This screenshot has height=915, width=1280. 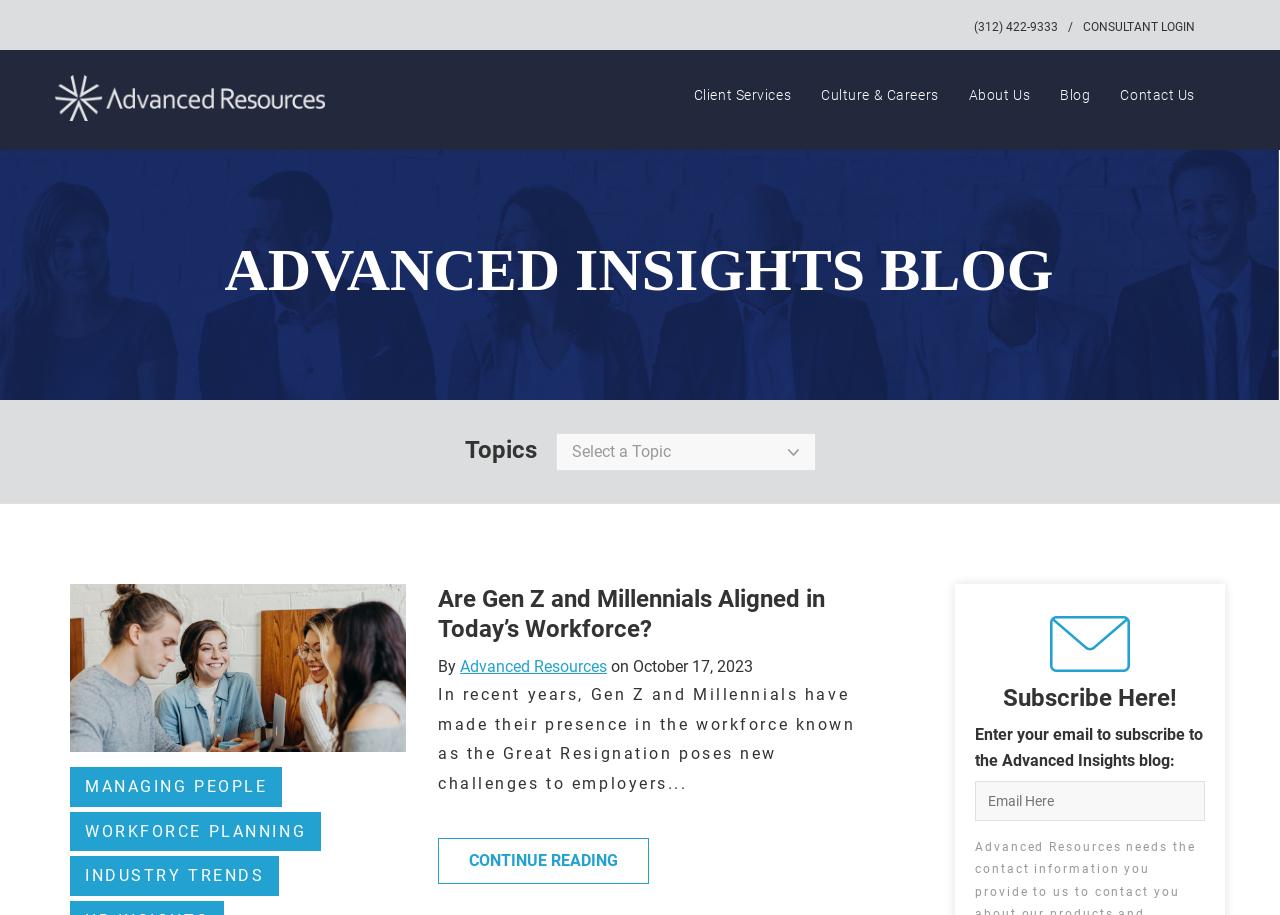 What do you see at coordinates (973, 747) in the screenshot?
I see `'Enter your email to subscribe to the Advanced Insights blog:'` at bounding box center [973, 747].